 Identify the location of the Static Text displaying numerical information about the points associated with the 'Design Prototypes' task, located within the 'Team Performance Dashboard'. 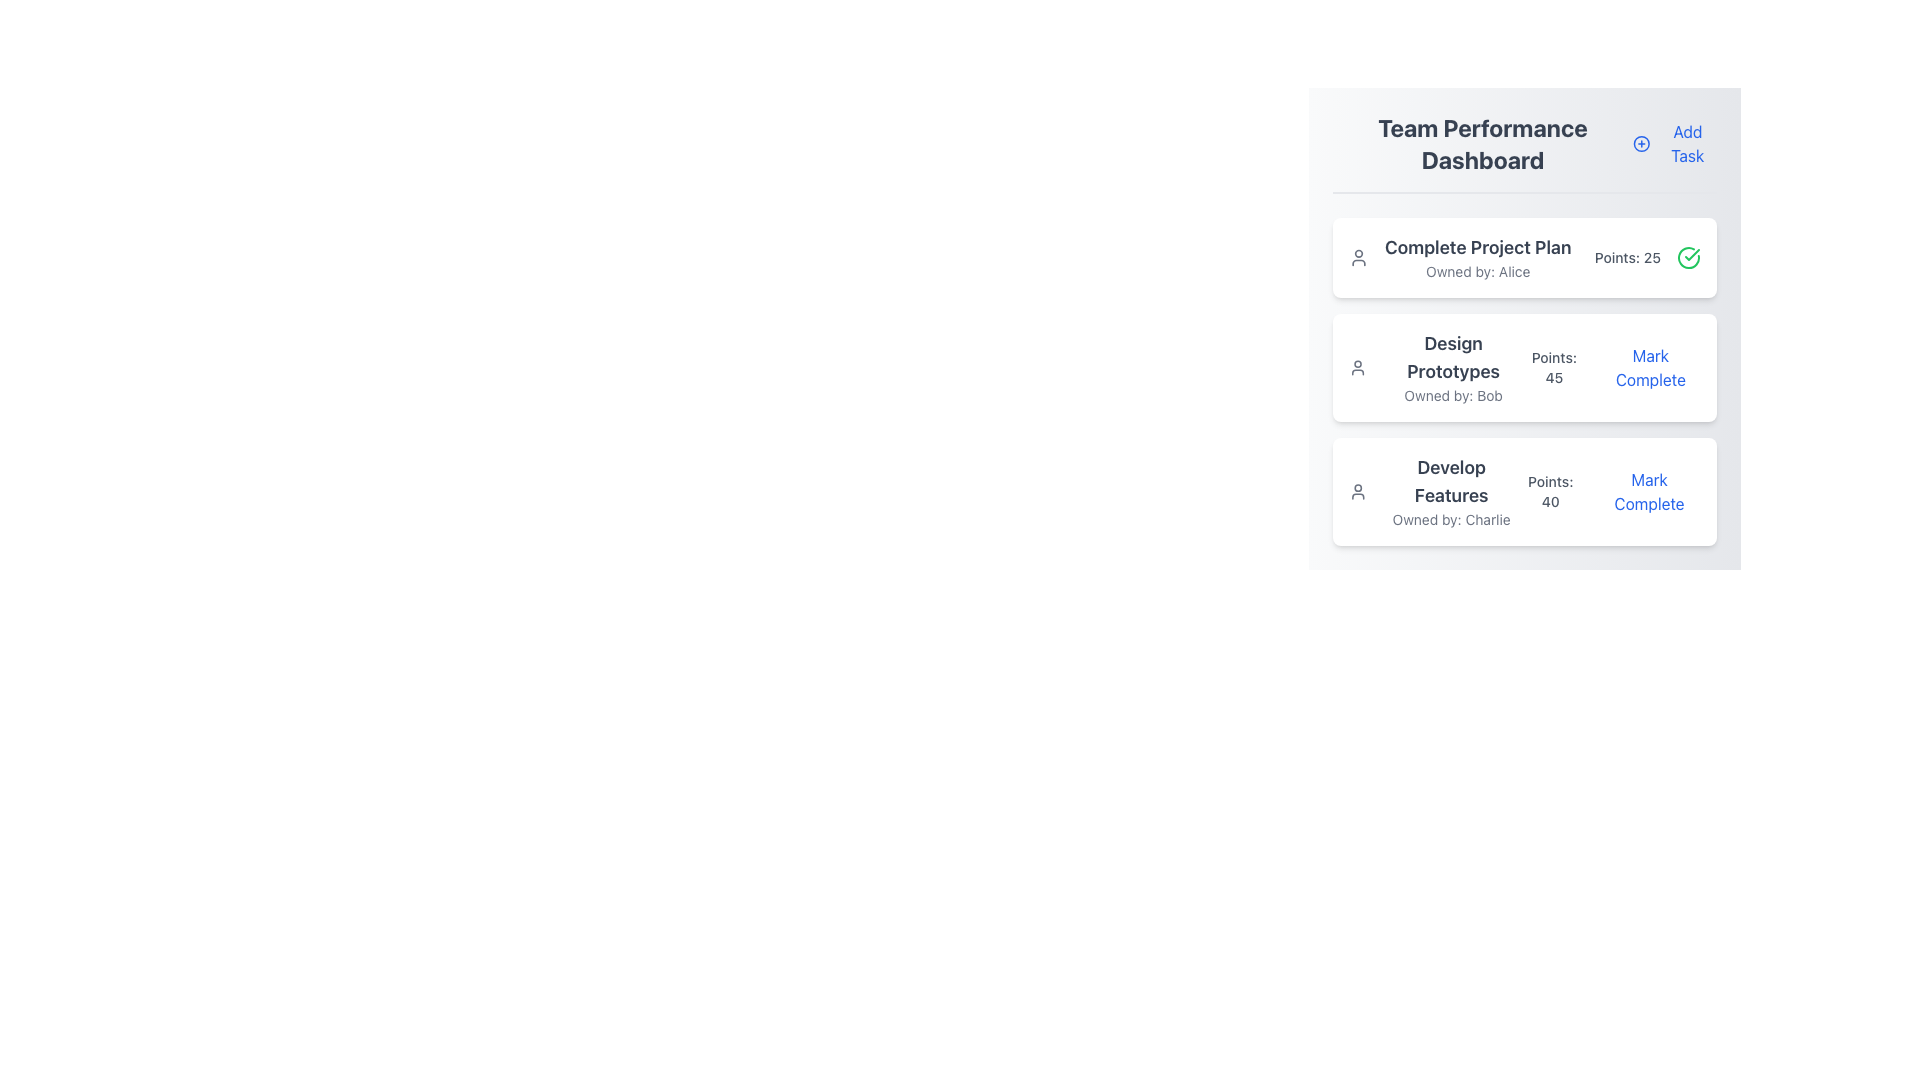
(1553, 367).